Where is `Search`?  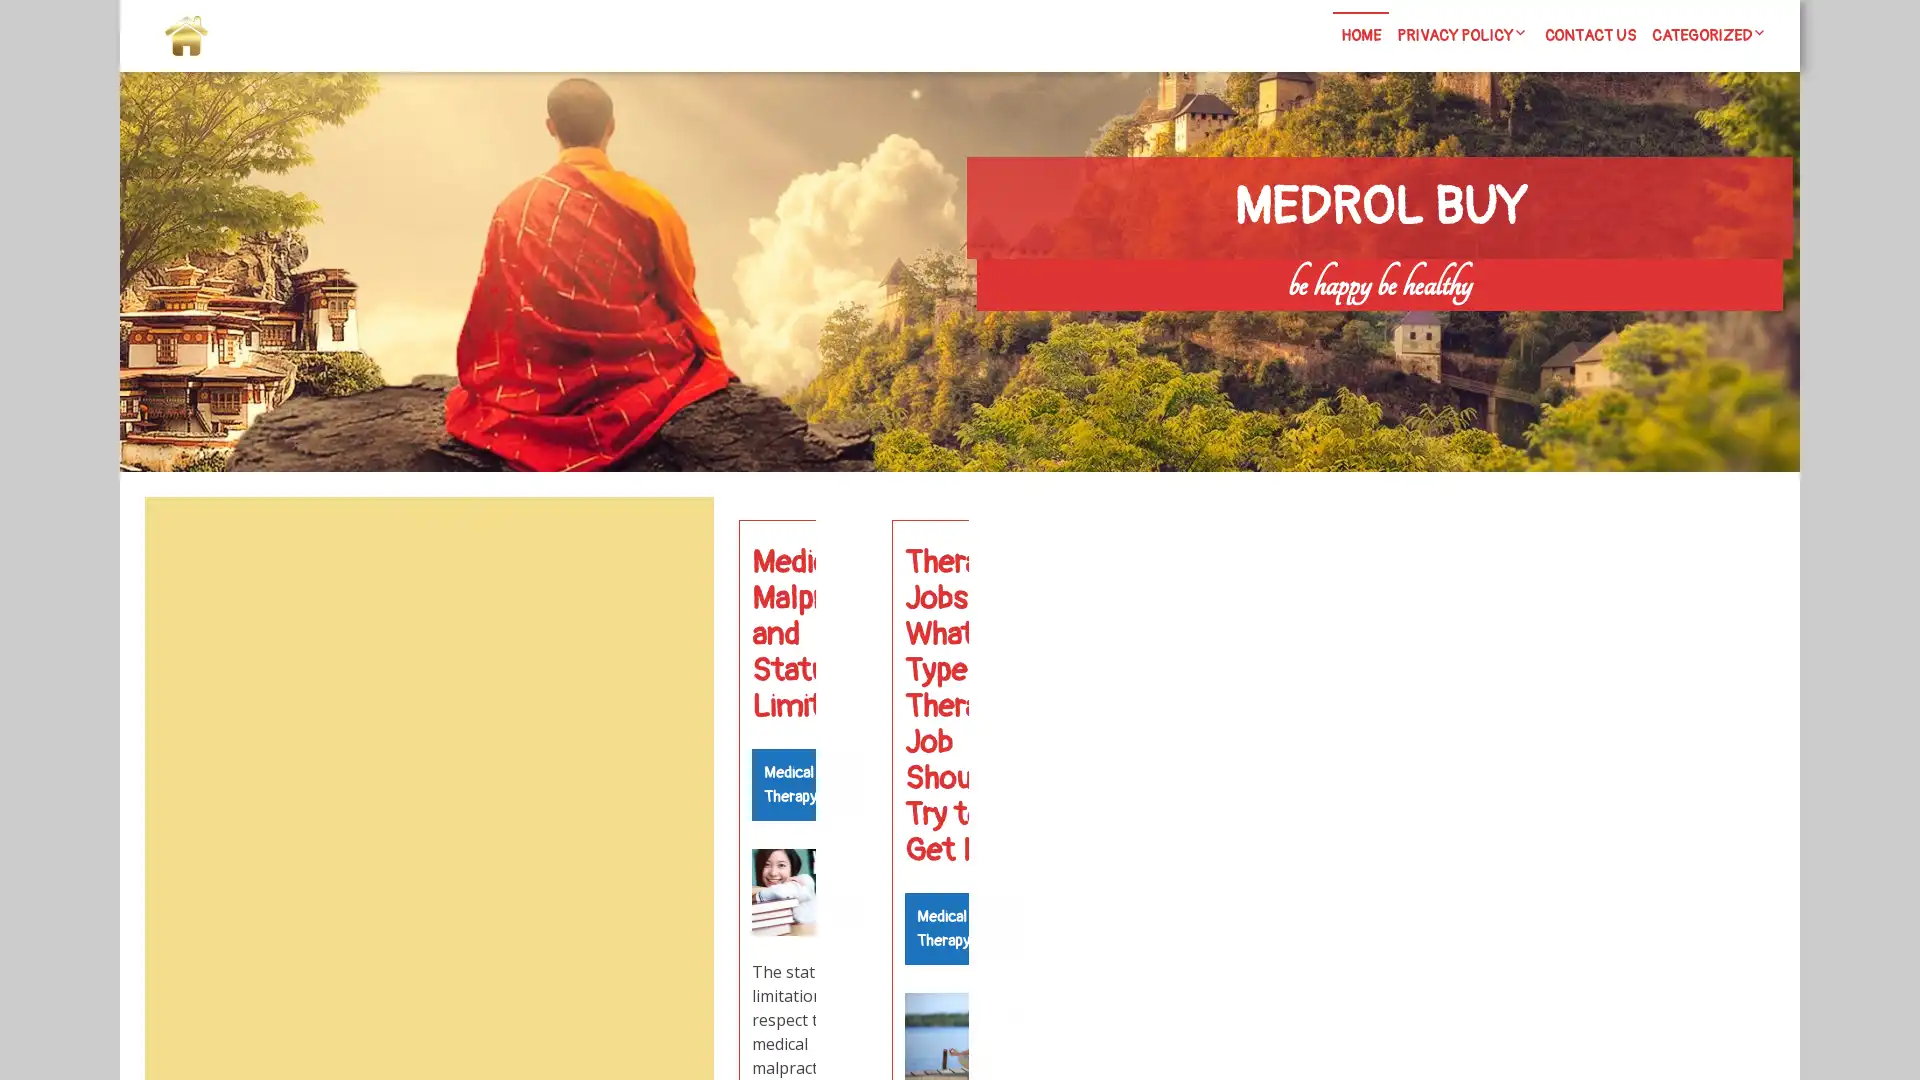
Search is located at coordinates (667, 545).